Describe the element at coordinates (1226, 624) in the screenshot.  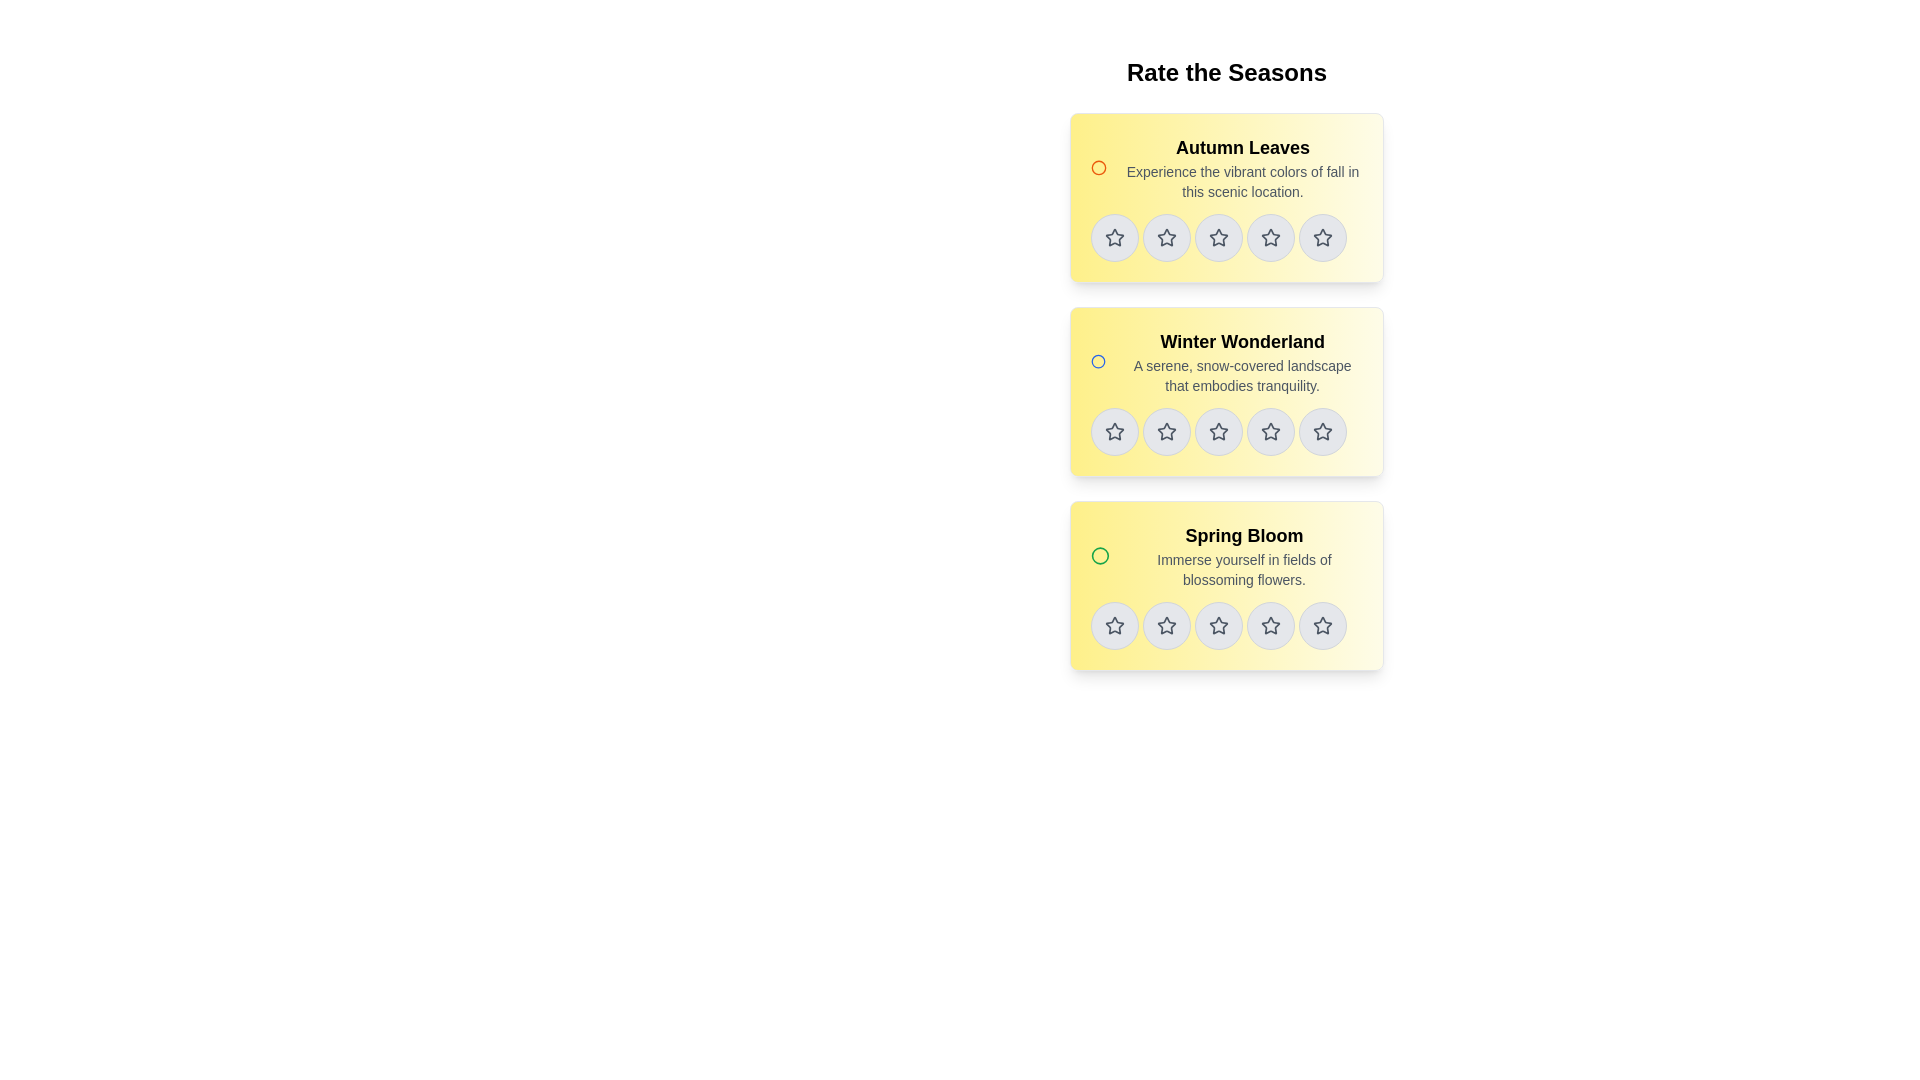
I see `the third rating button for 'Spring Bloom'` at that location.